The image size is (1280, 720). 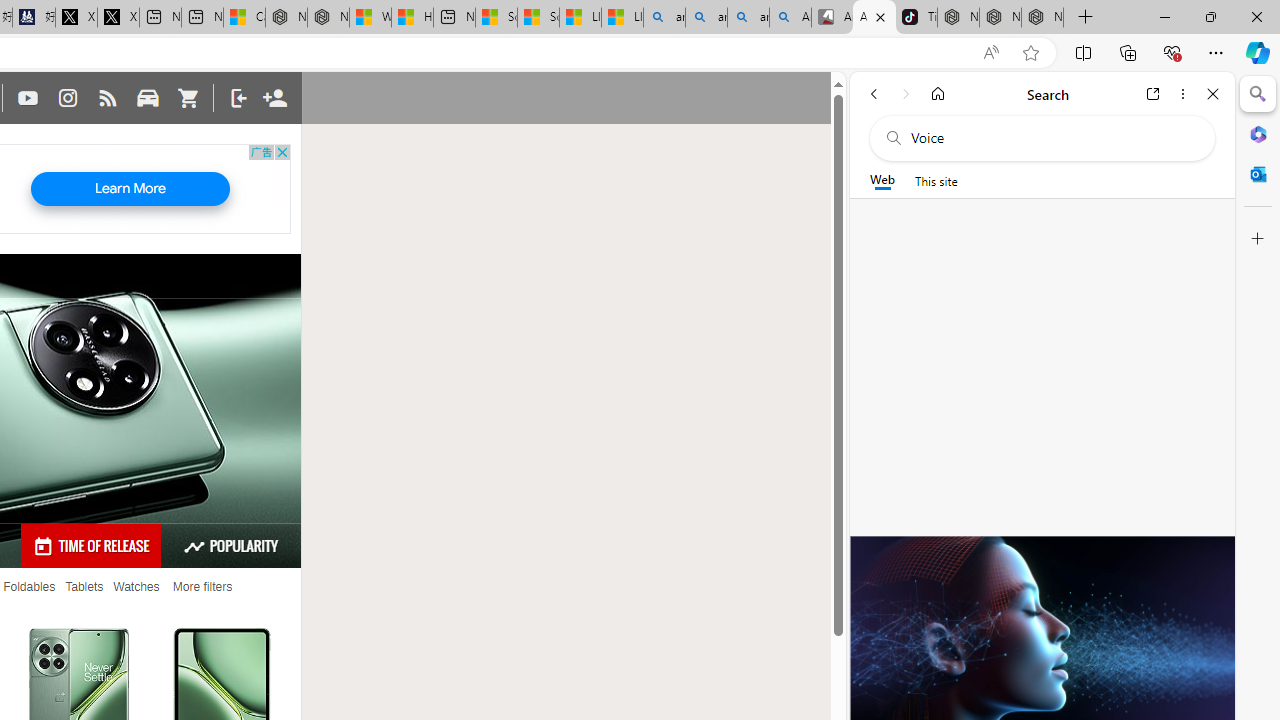 I want to click on 'Open link in new tab', so click(x=1153, y=93).